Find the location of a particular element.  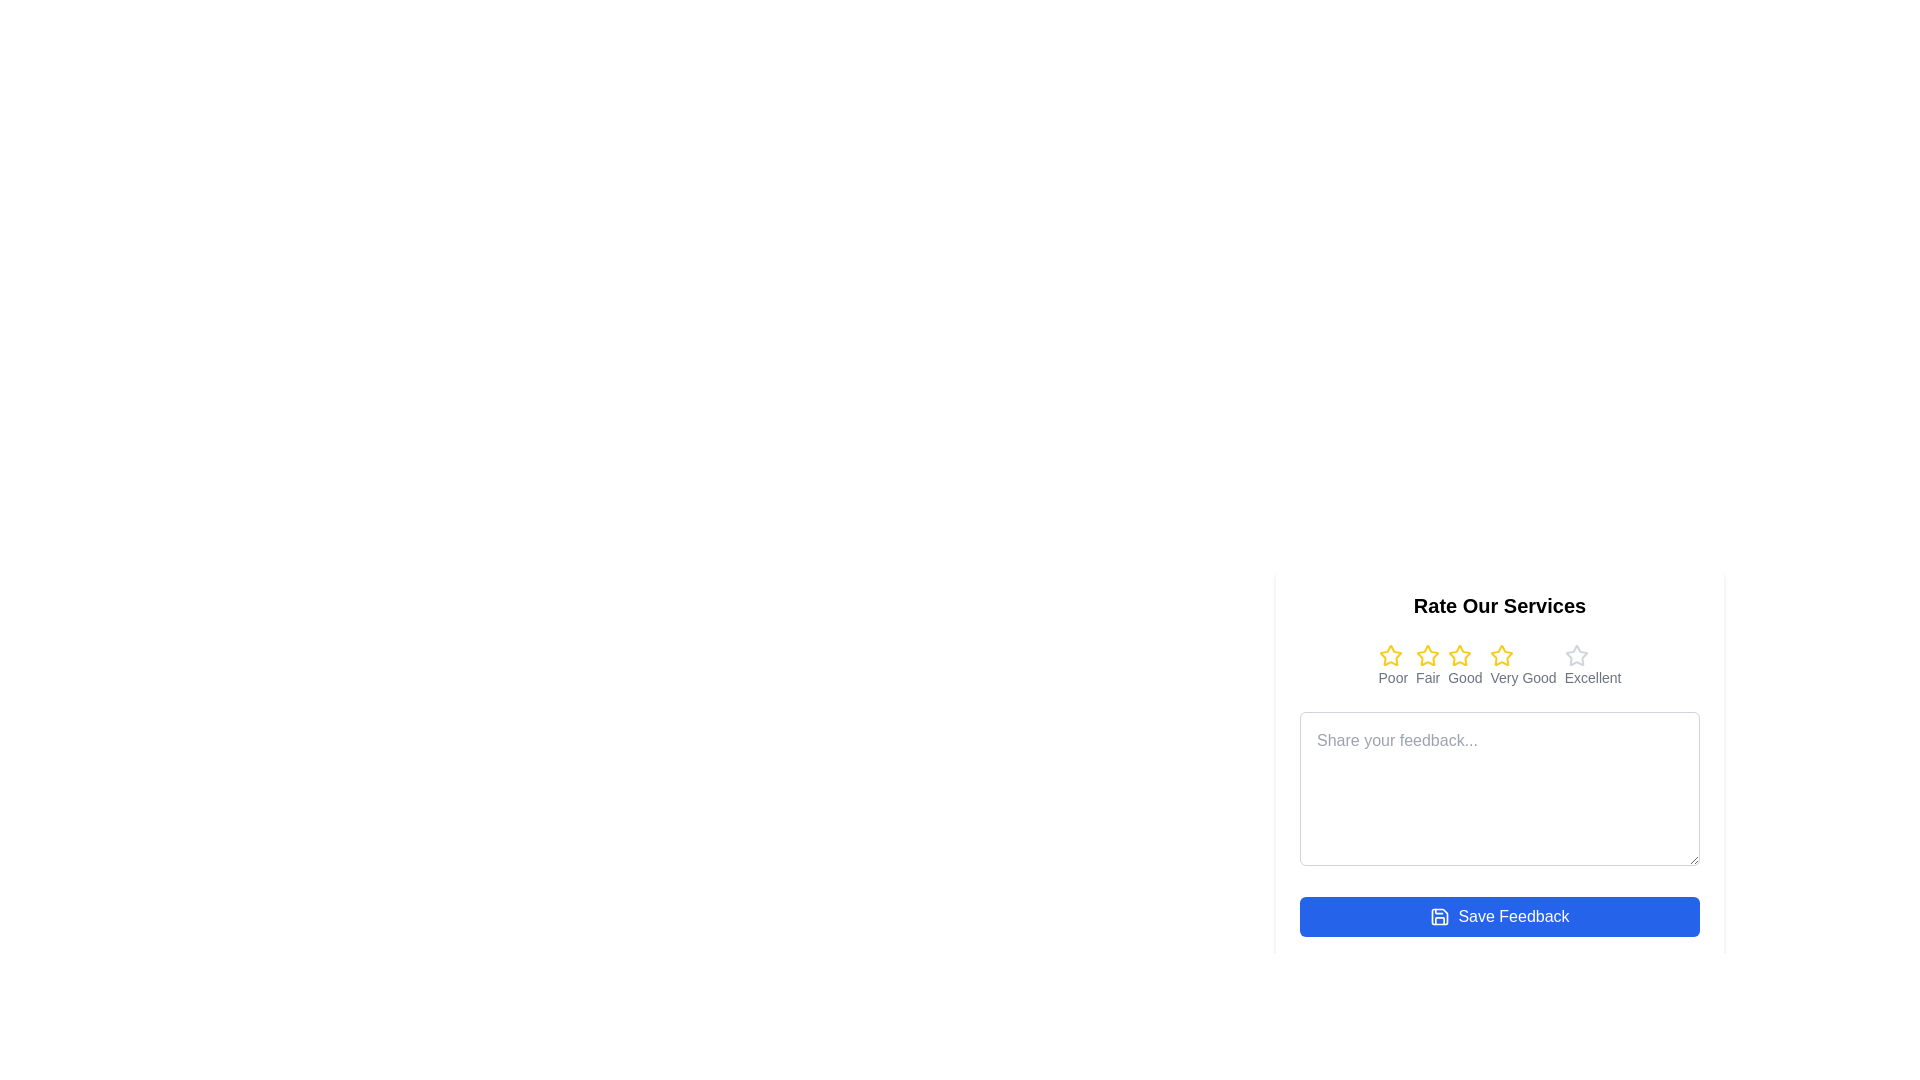

the Rating Control with Stars element located centrally below the heading 'Rate Our Services' in the feedback form is located at coordinates (1499, 666).